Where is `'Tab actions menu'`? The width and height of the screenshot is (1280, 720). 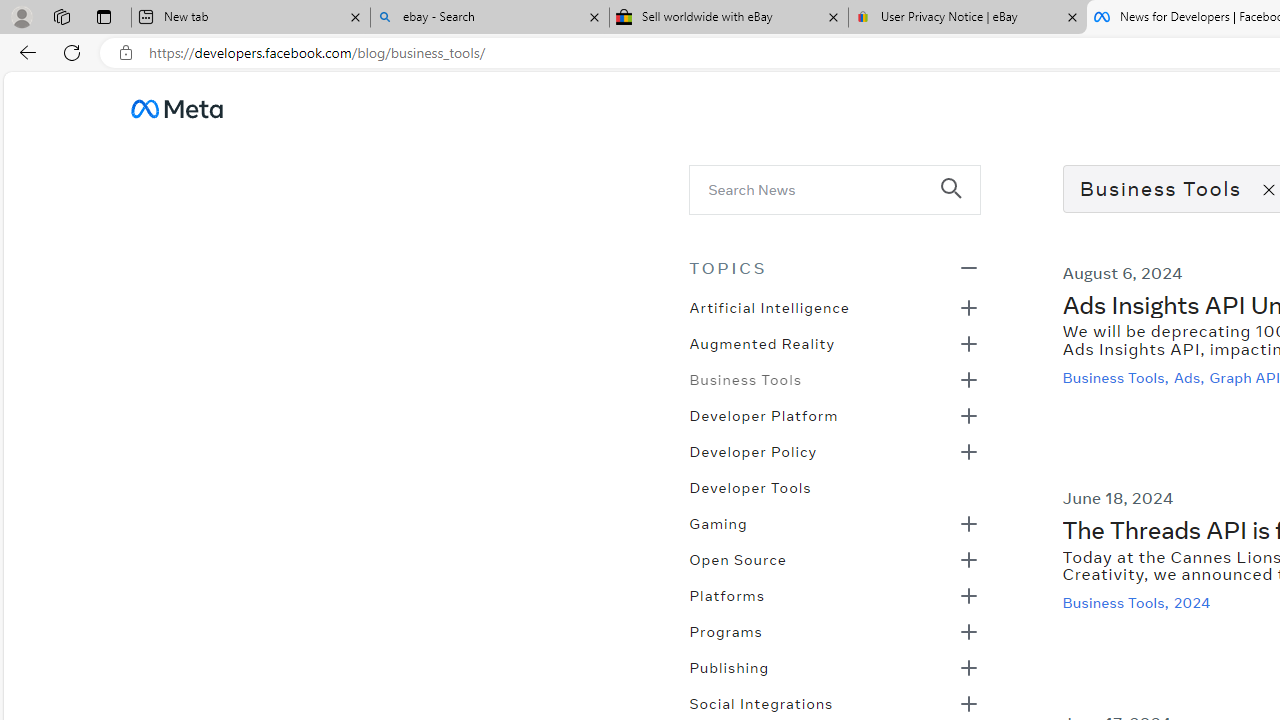
'Tab actions menu' is located at coordinates (103, 16).